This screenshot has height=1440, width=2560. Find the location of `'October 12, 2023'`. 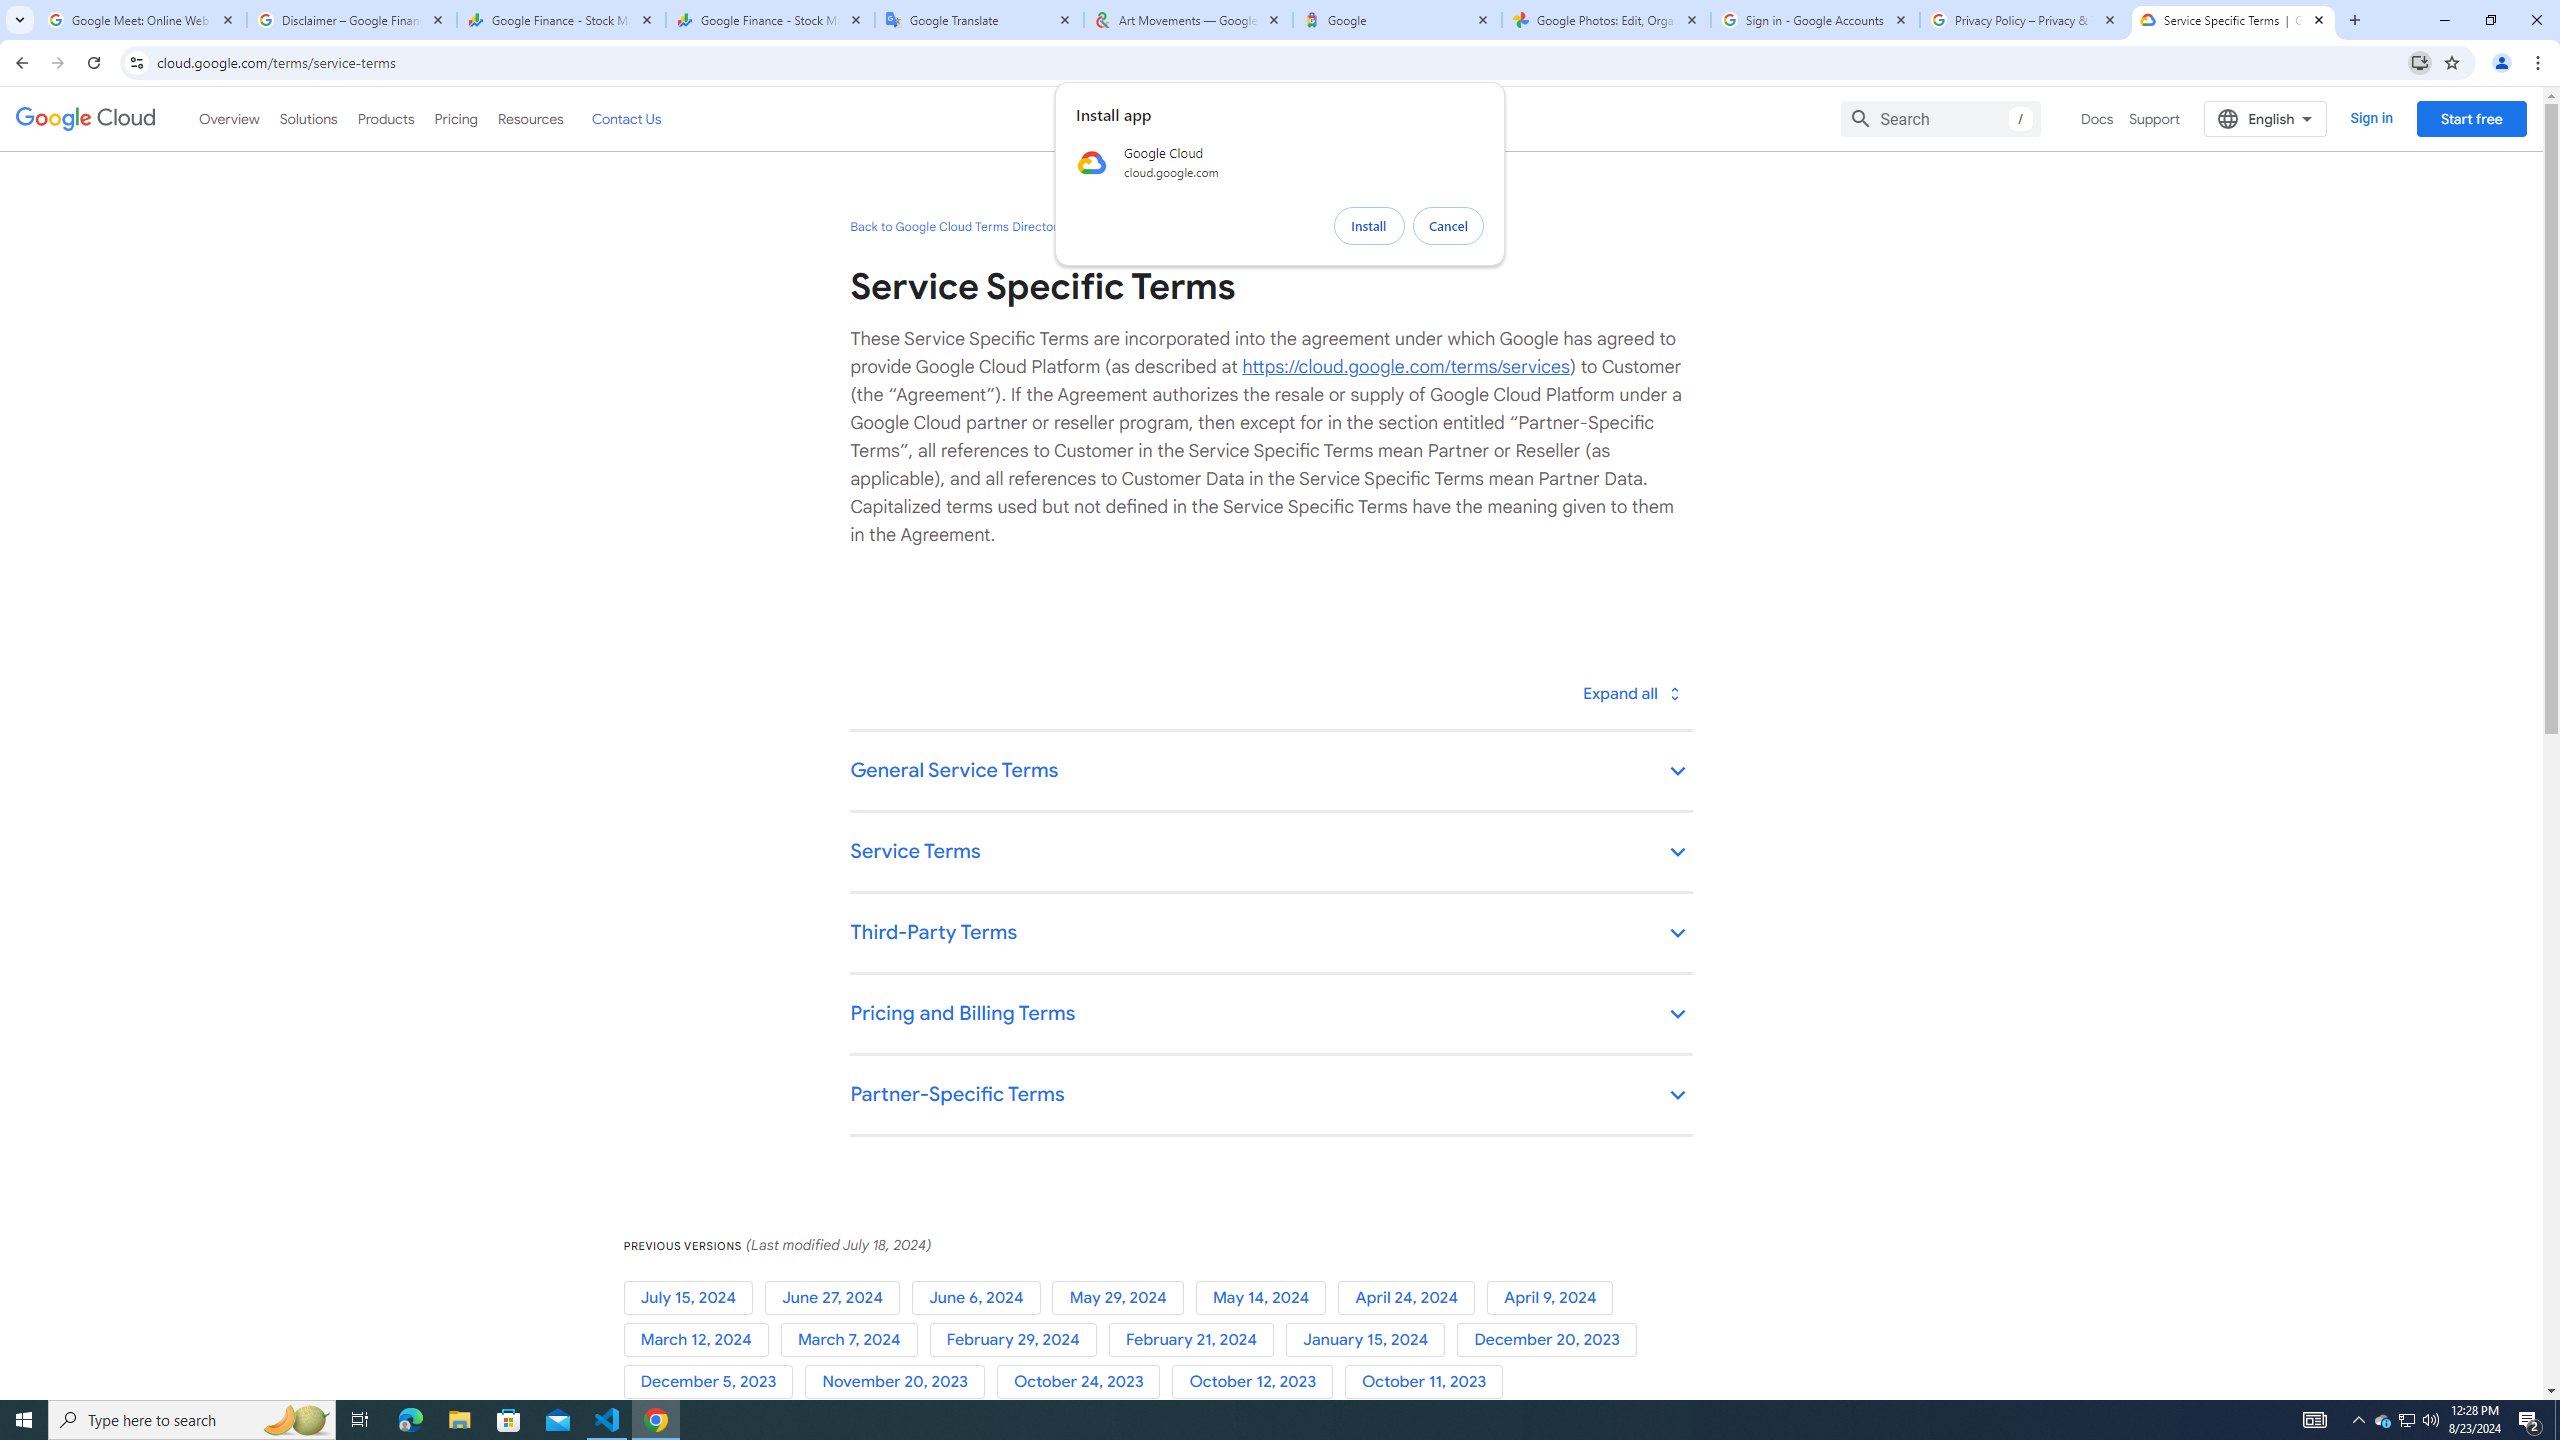

'October 12, 2023' is located at coordinates (1257, 1382).